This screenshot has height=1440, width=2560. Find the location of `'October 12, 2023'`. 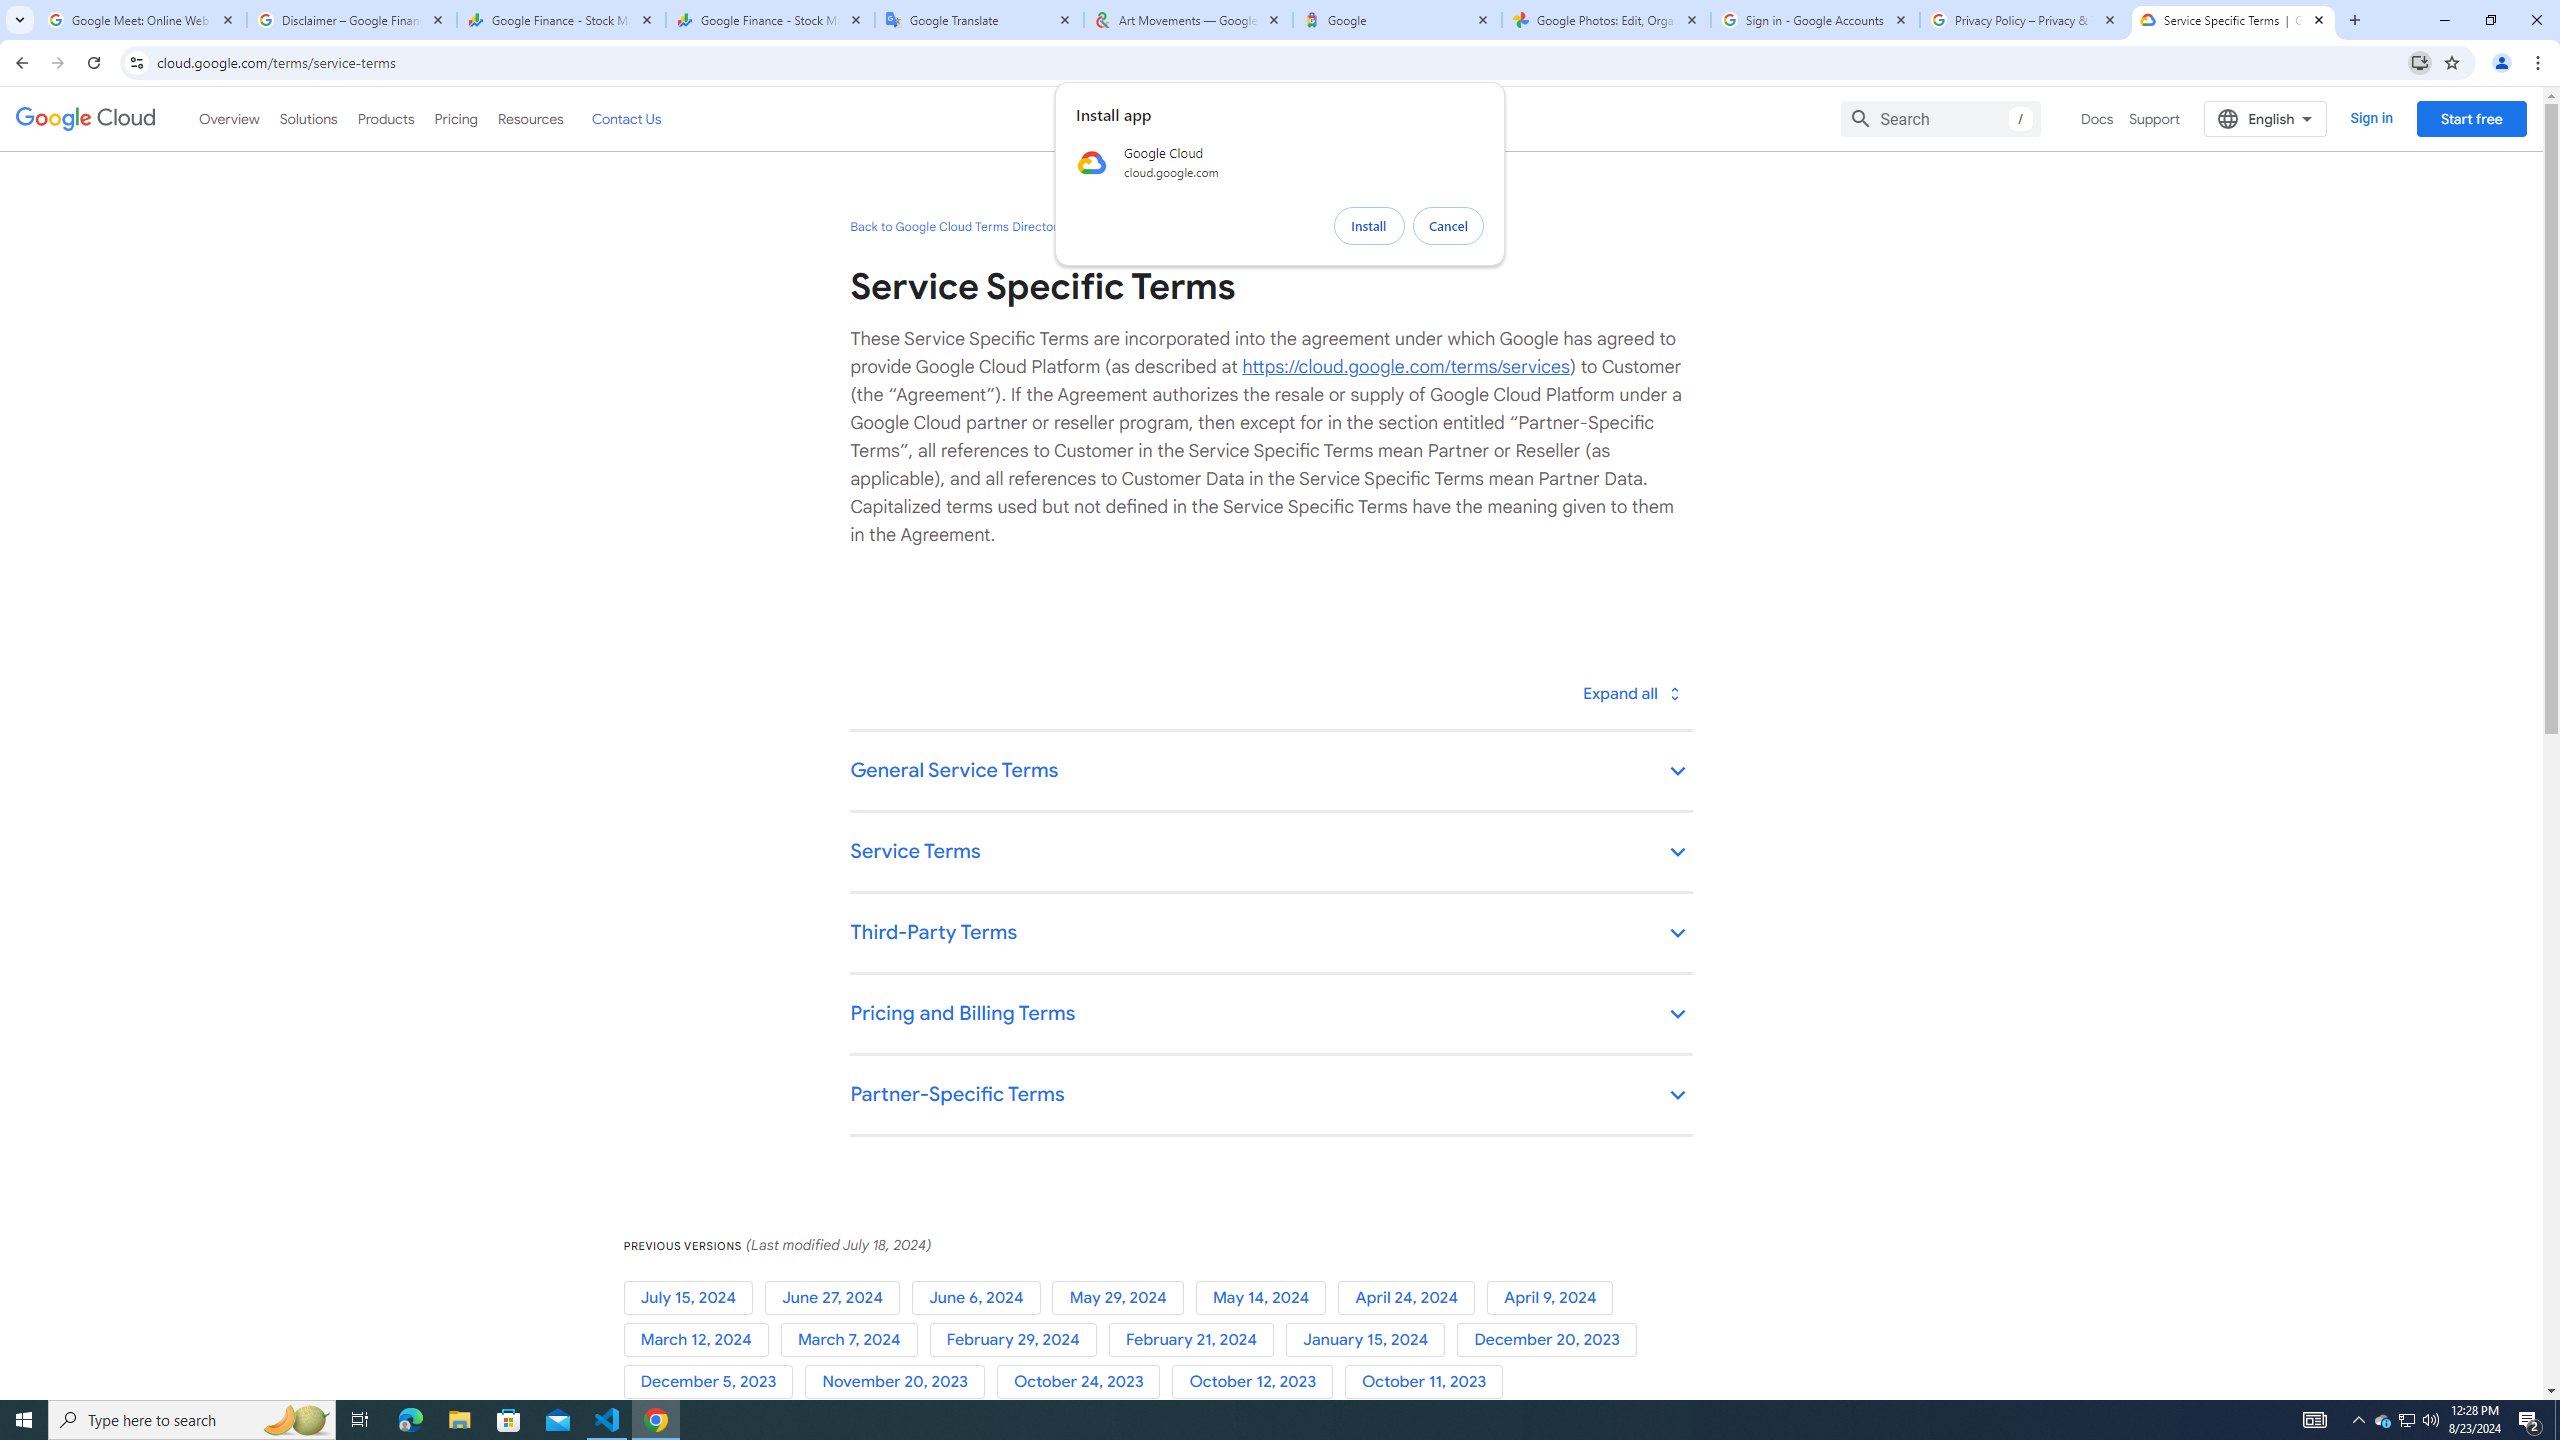

'October 12, 2023' is located at coordinates (1257, 1382).